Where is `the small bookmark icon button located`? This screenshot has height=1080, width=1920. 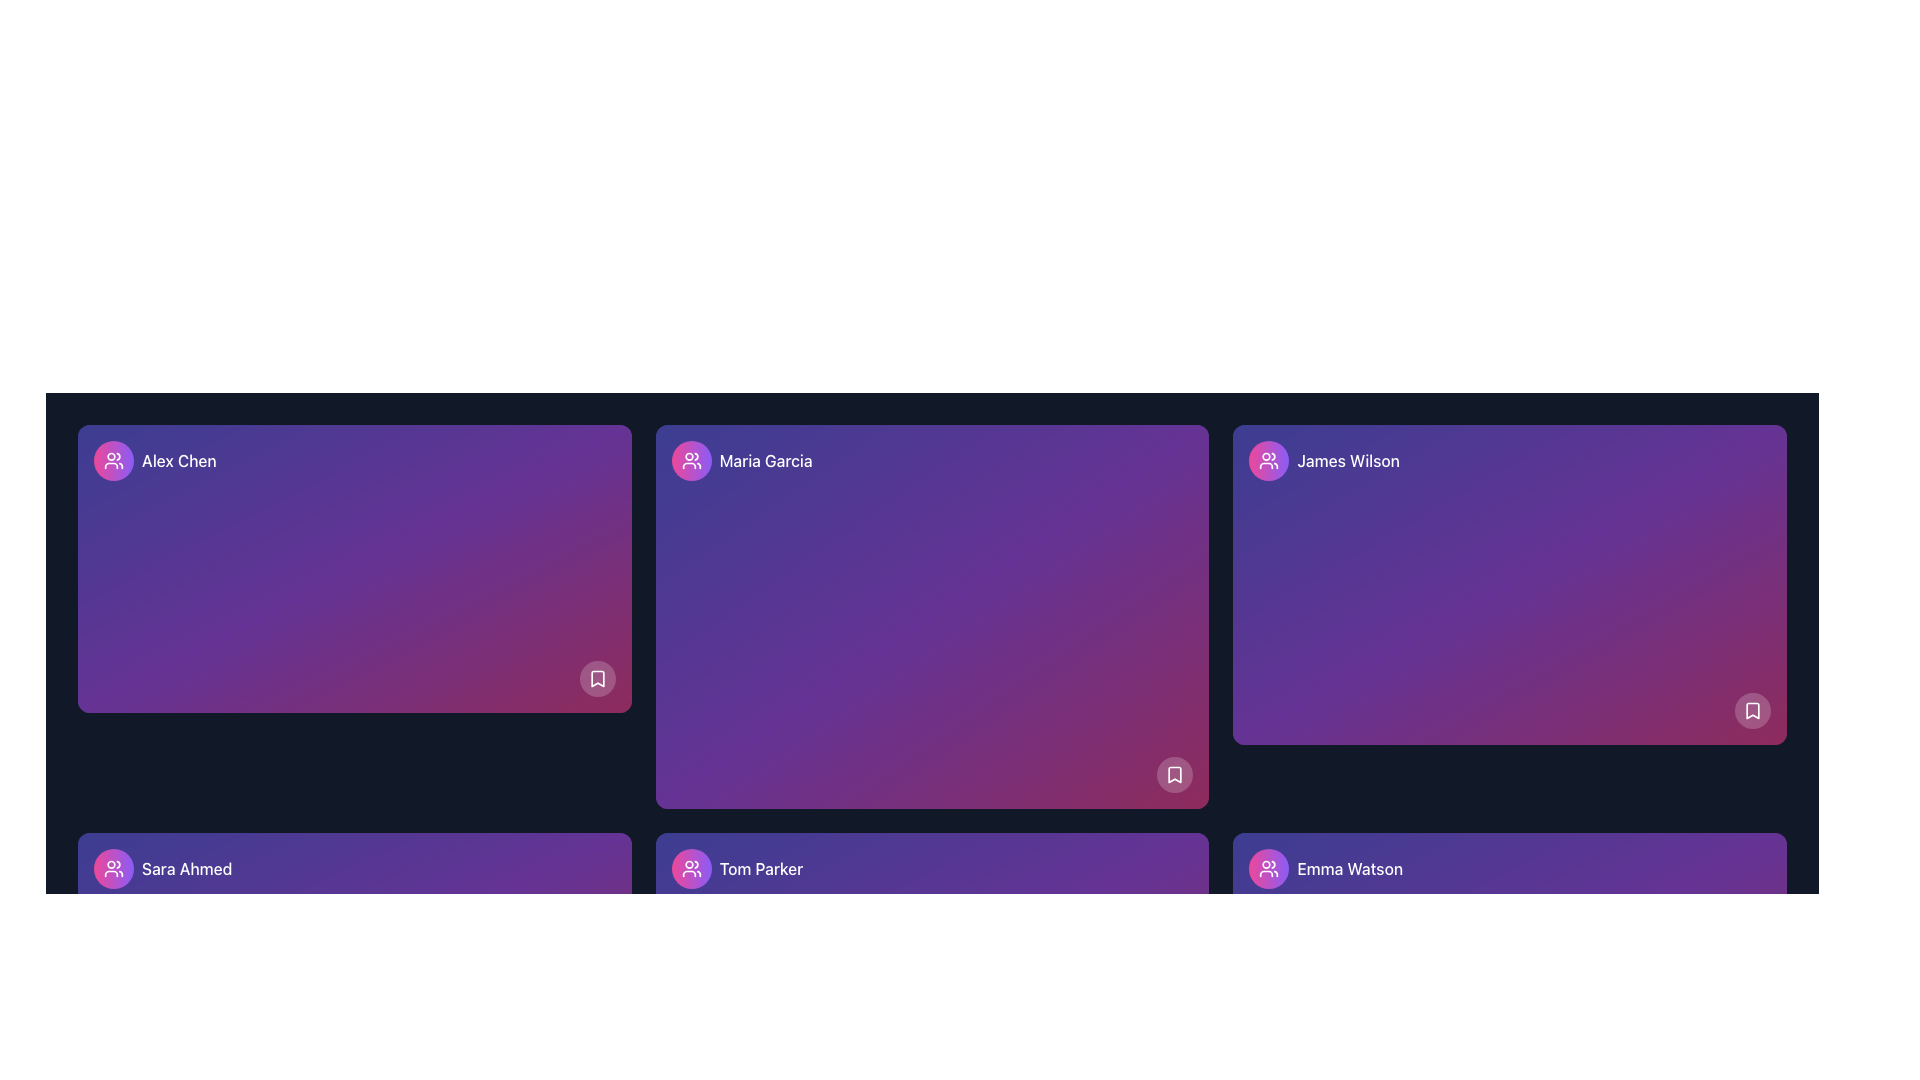
the small bookmark icon button located is located at coordinates (596, 677).